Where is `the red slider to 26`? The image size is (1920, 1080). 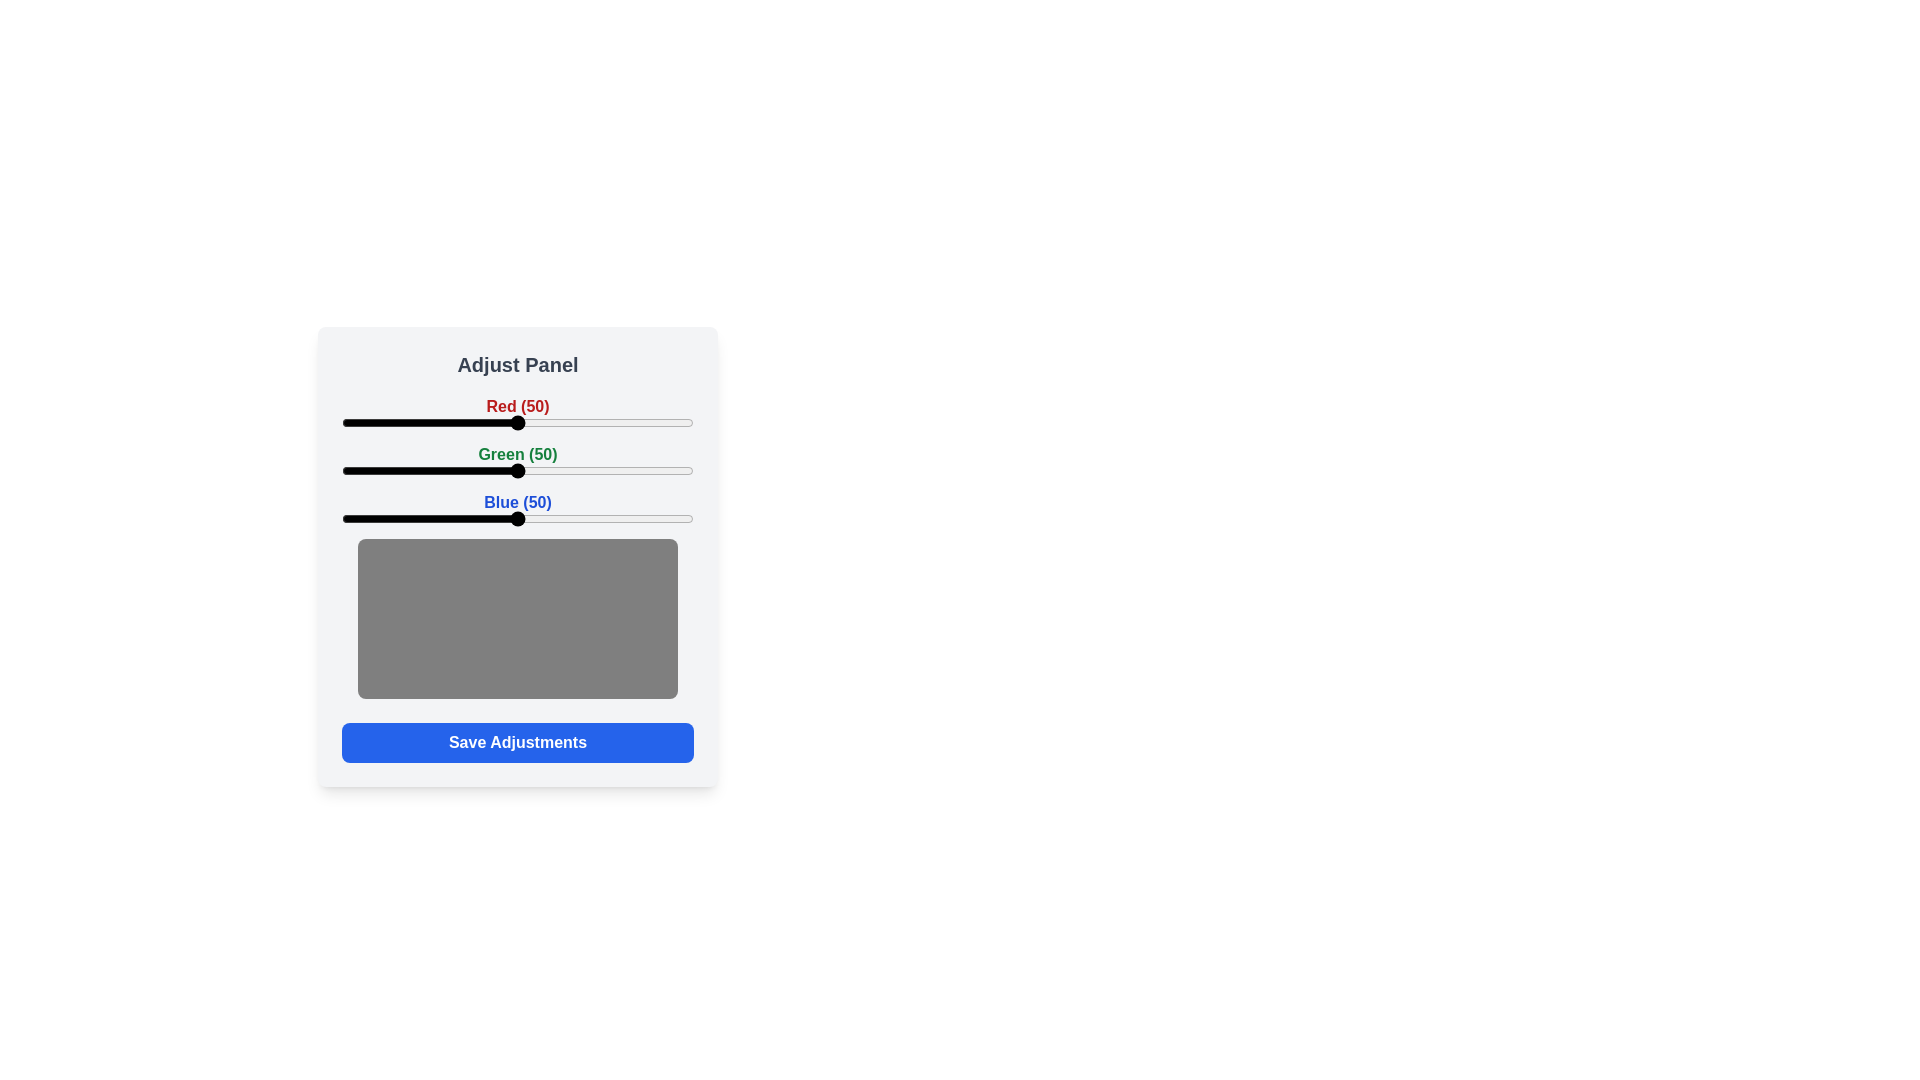 the red slider to 26 is located at coordinates (432, 422).